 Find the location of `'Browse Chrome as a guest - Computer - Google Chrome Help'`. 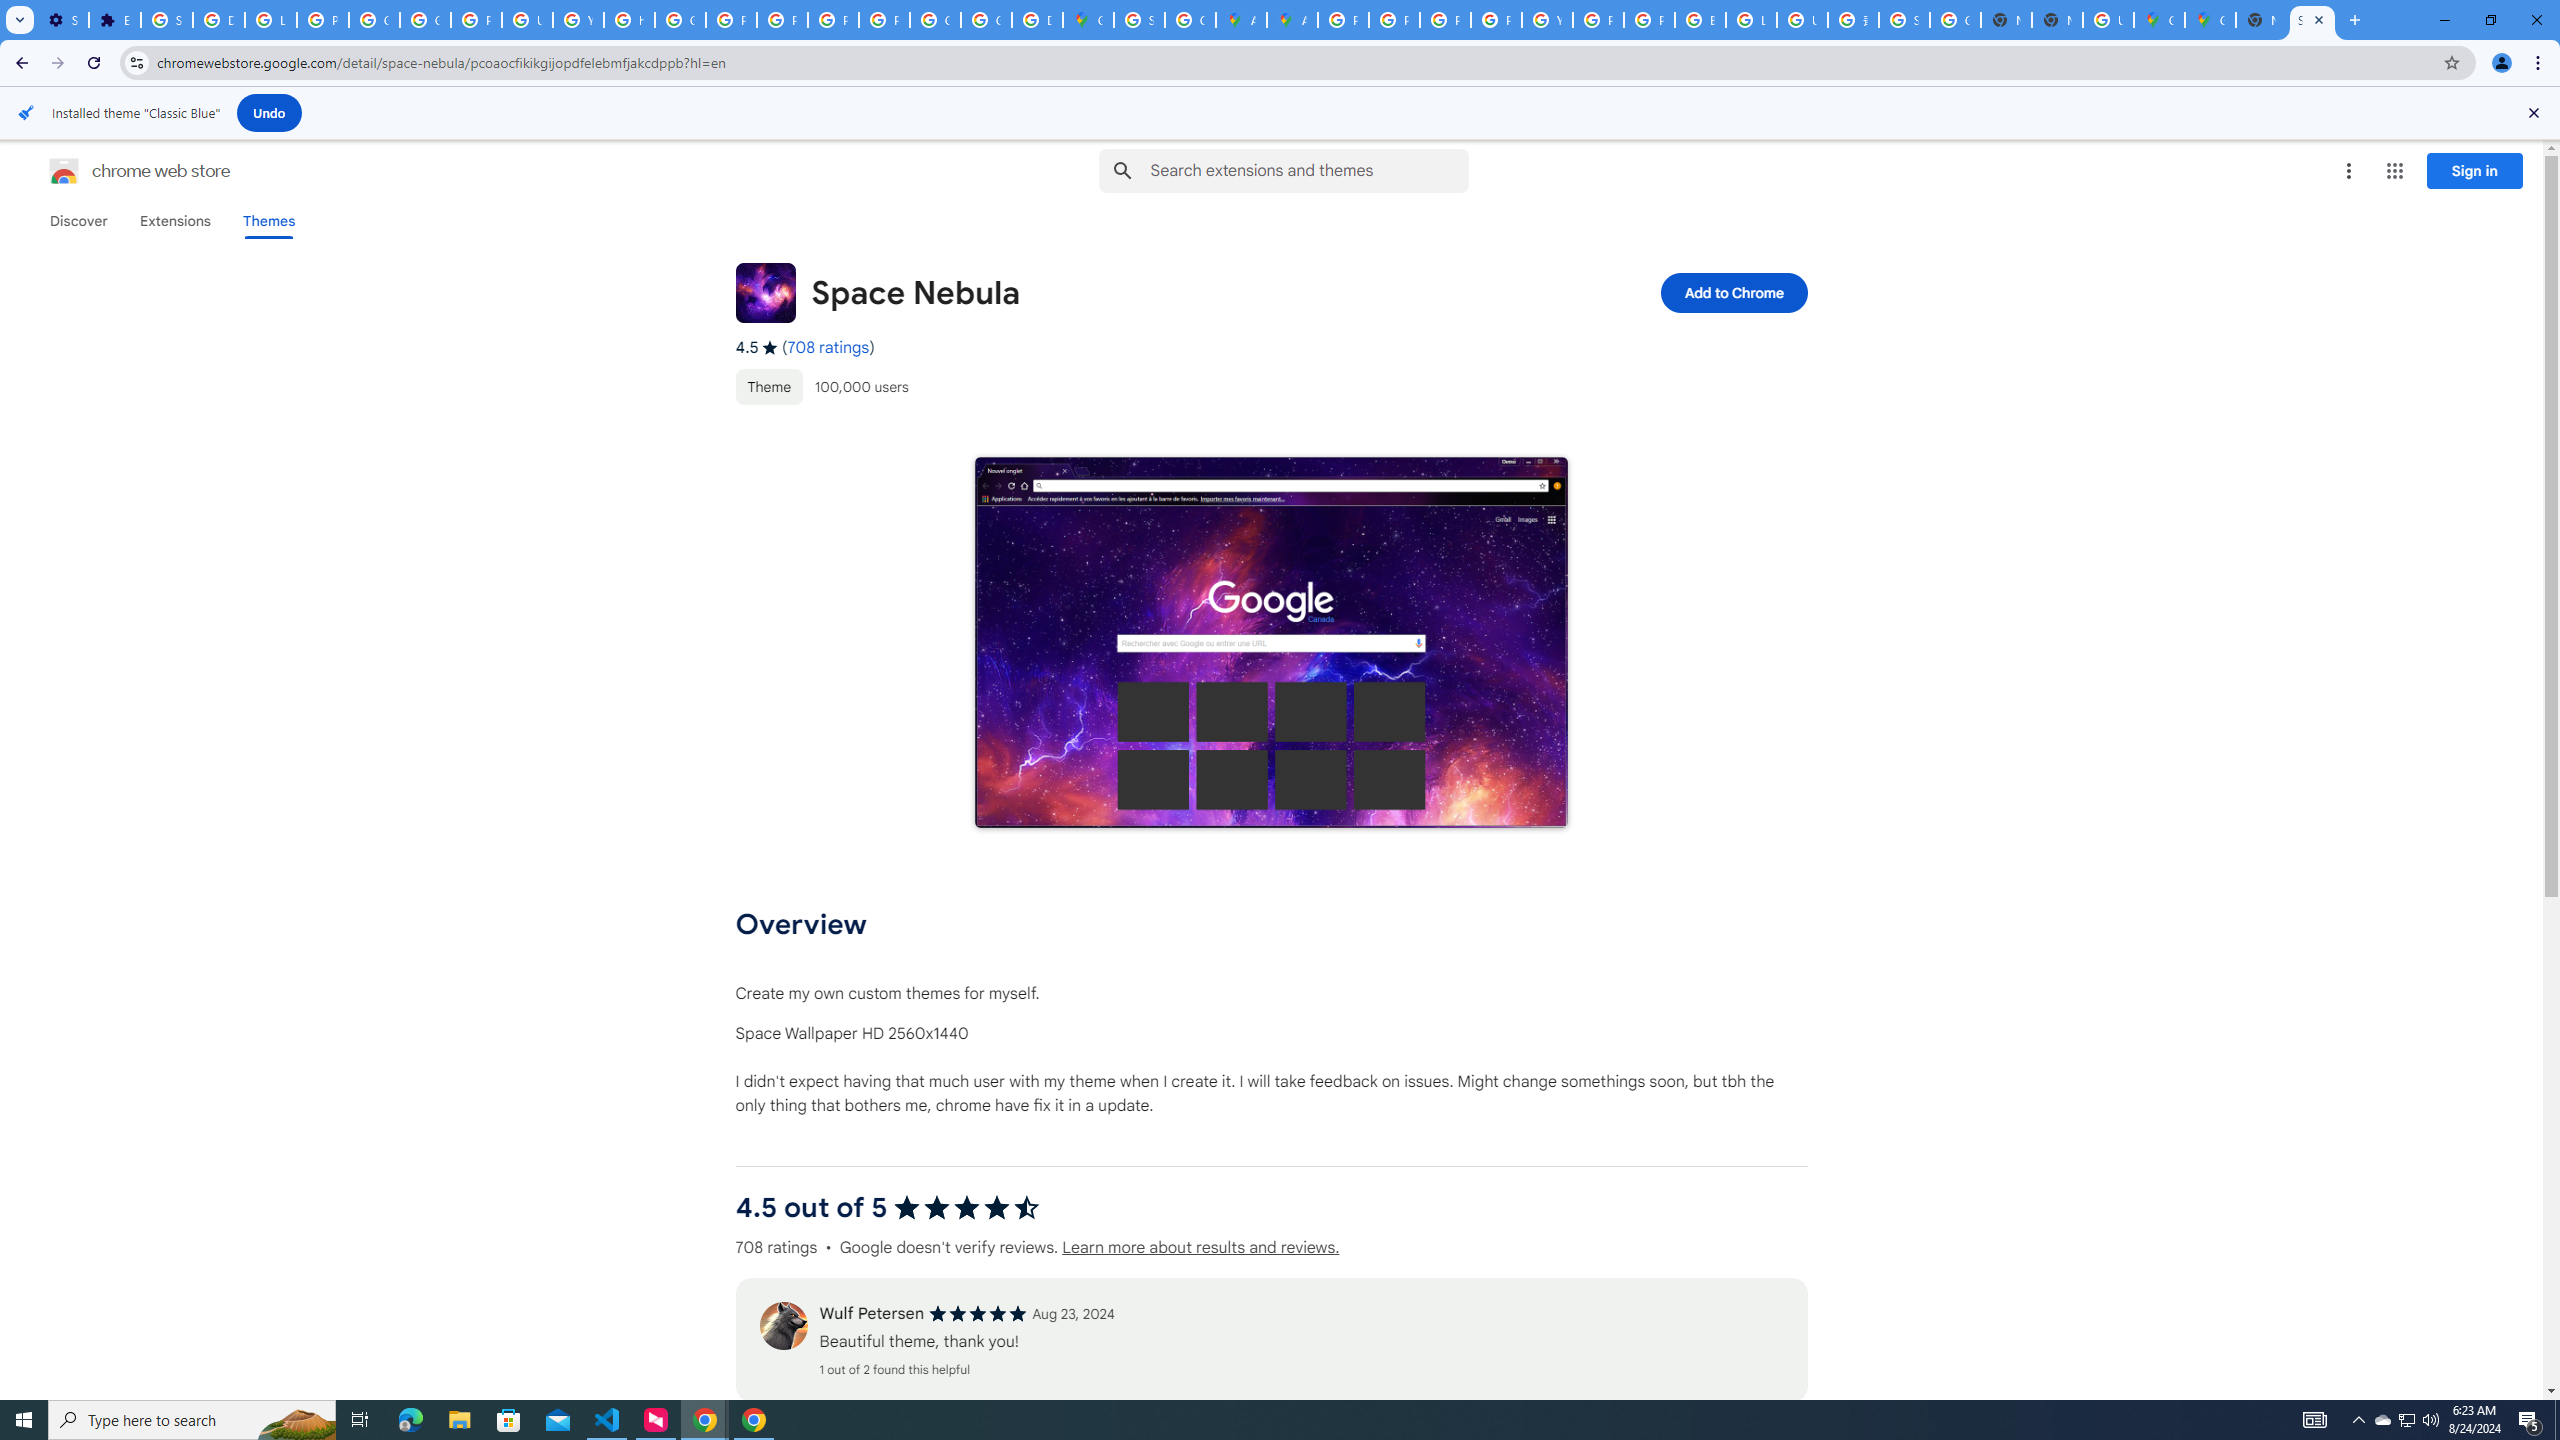

'Browse Chrome as a guest - Computer - Google Chrome Help' is located at coordinates (1700, 19).